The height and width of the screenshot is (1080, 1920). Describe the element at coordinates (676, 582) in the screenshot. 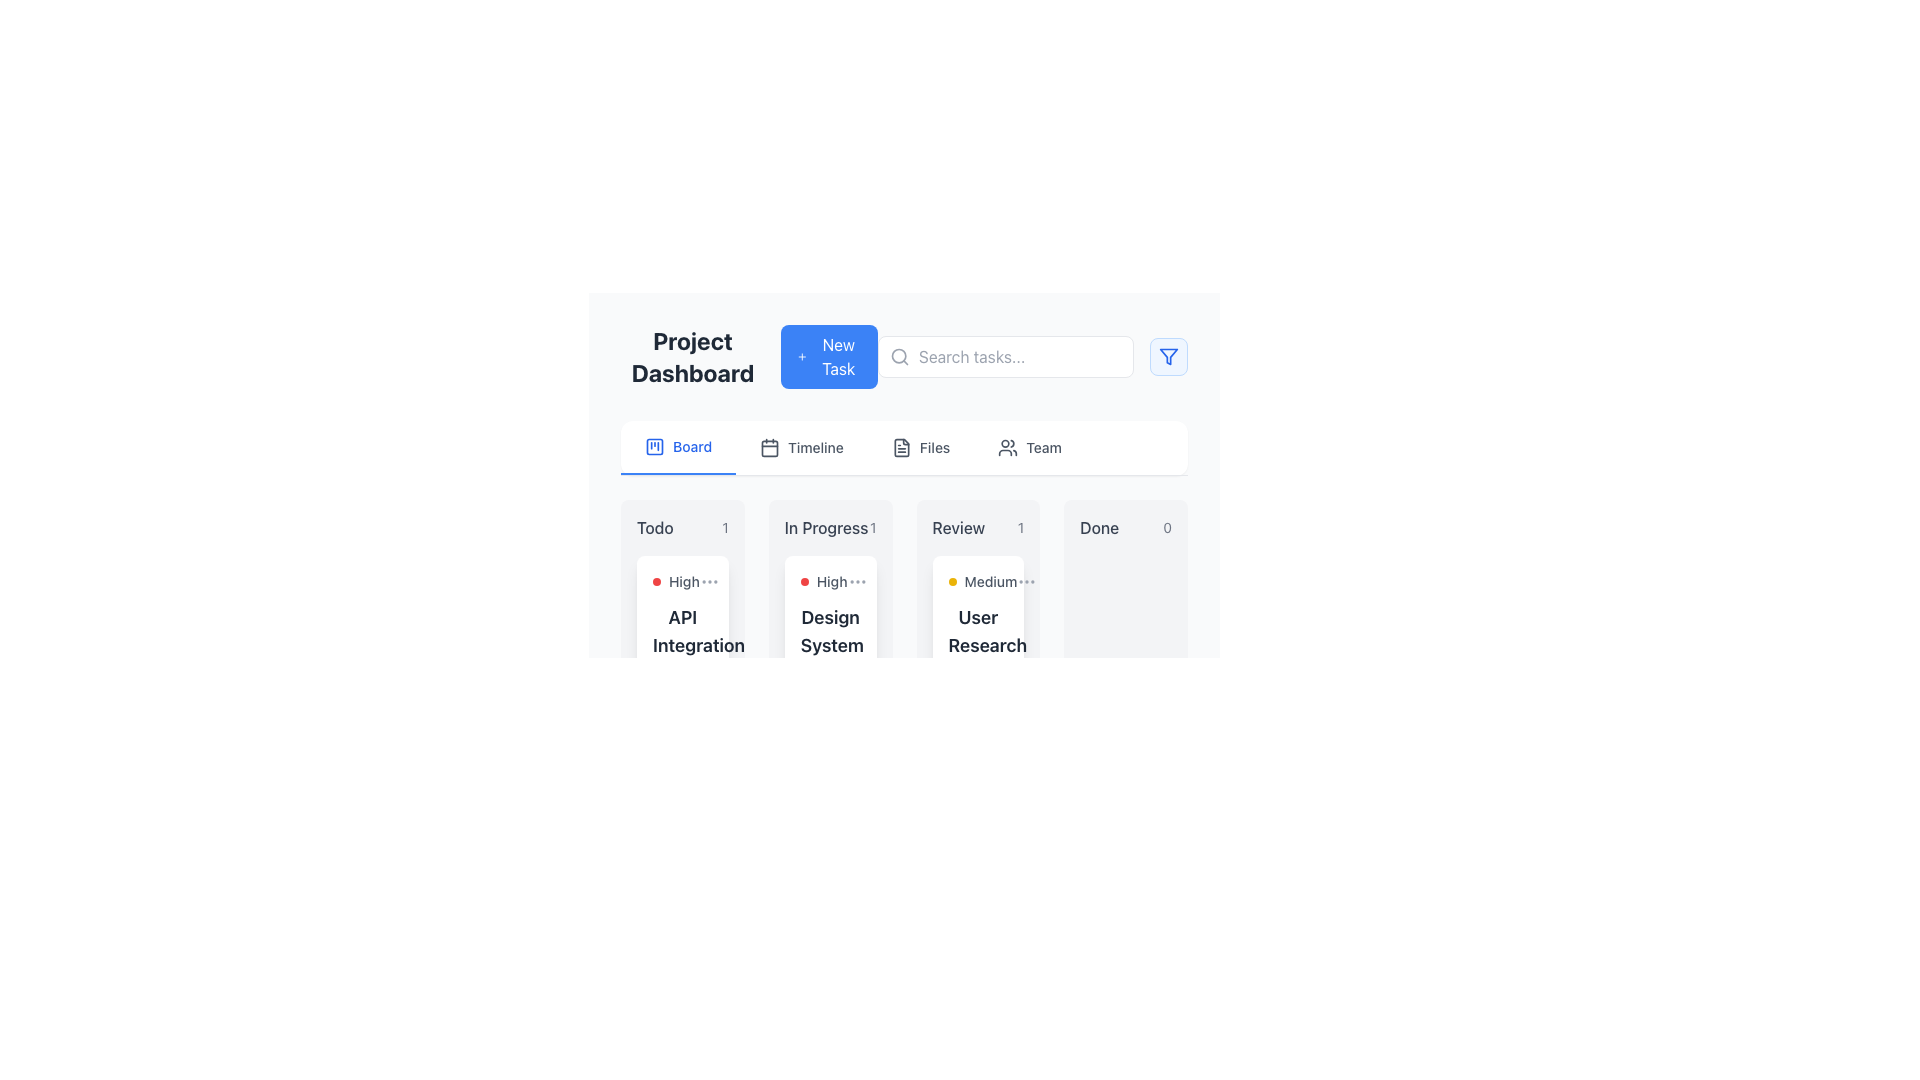

I see `the textual label 'High' with a red circular marker` at that location.